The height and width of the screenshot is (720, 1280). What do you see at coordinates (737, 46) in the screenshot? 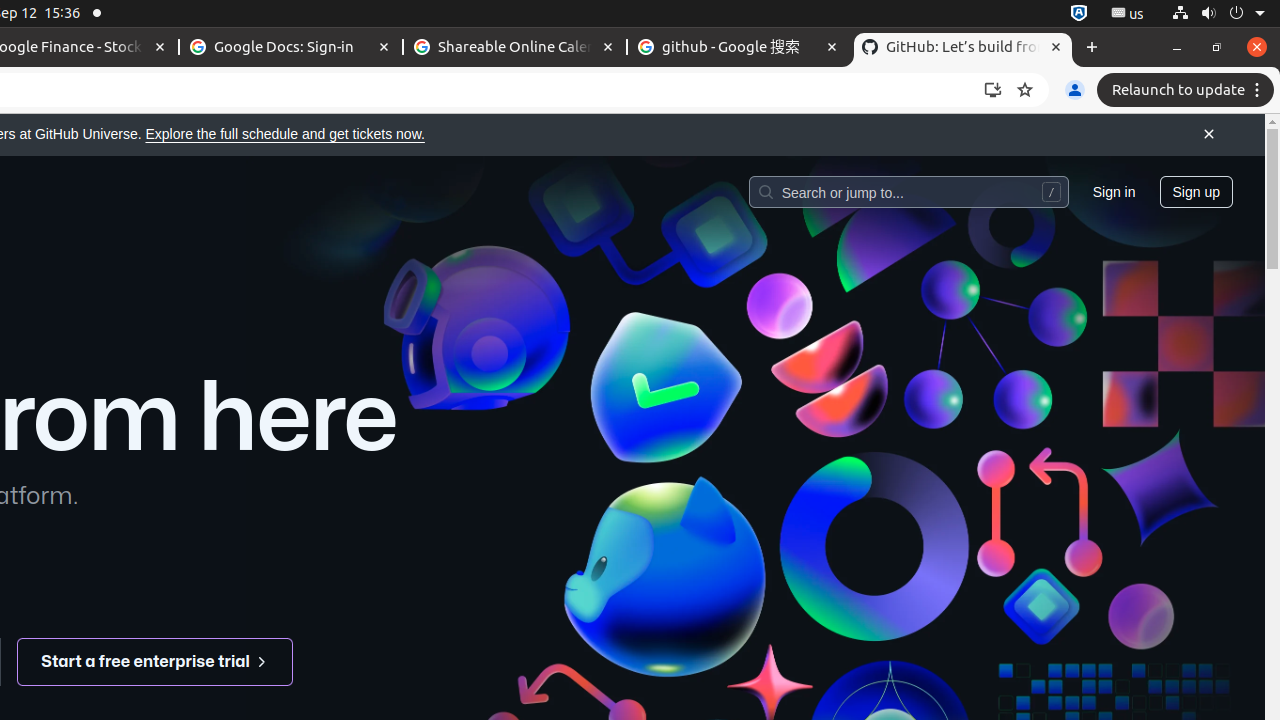
I see `'github - Google 搜索 - Memory usage - 111 MB'` at bounding box center [737, 46].